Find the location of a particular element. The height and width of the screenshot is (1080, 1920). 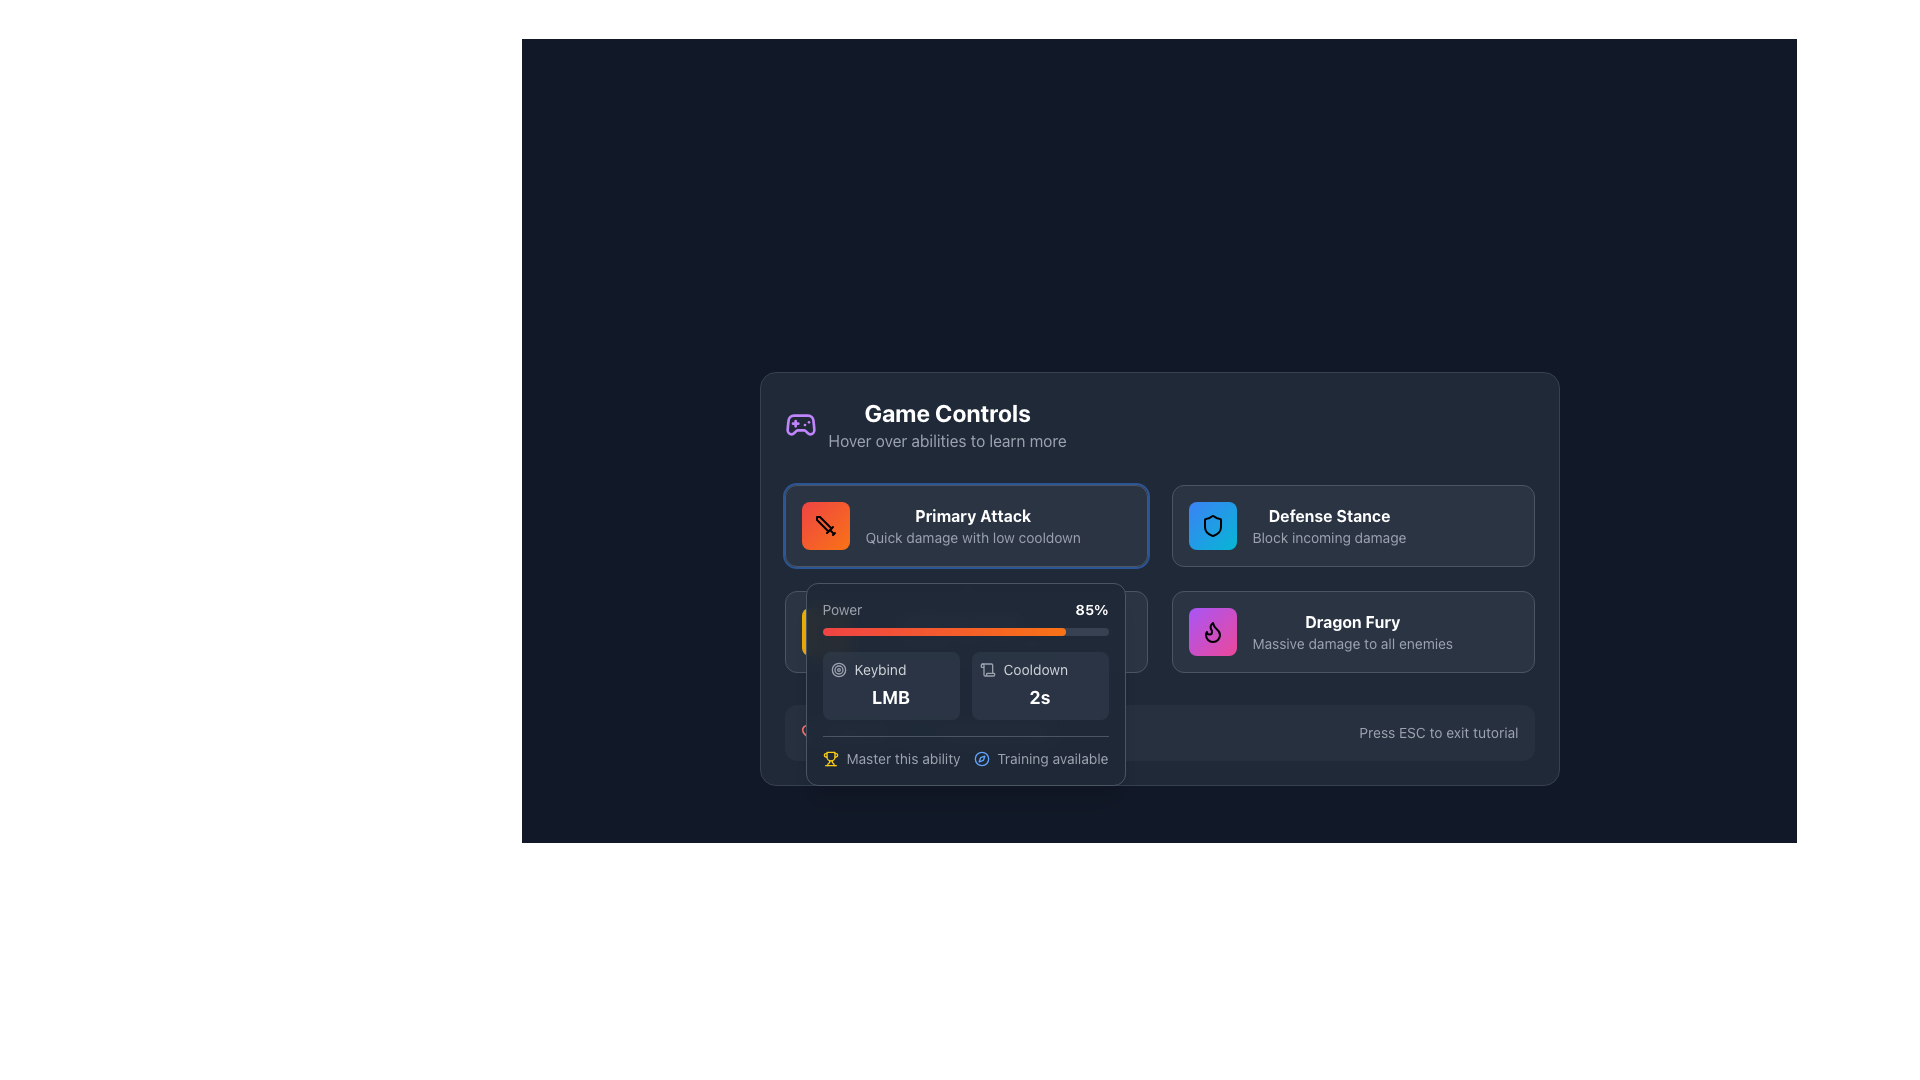

the shield icon representing the 'Defense Stance' action, located in the top right of the 'Game Controls' panel, specifically on the button labeled 'Defense Stance' is located at coordinates (1211, 524).